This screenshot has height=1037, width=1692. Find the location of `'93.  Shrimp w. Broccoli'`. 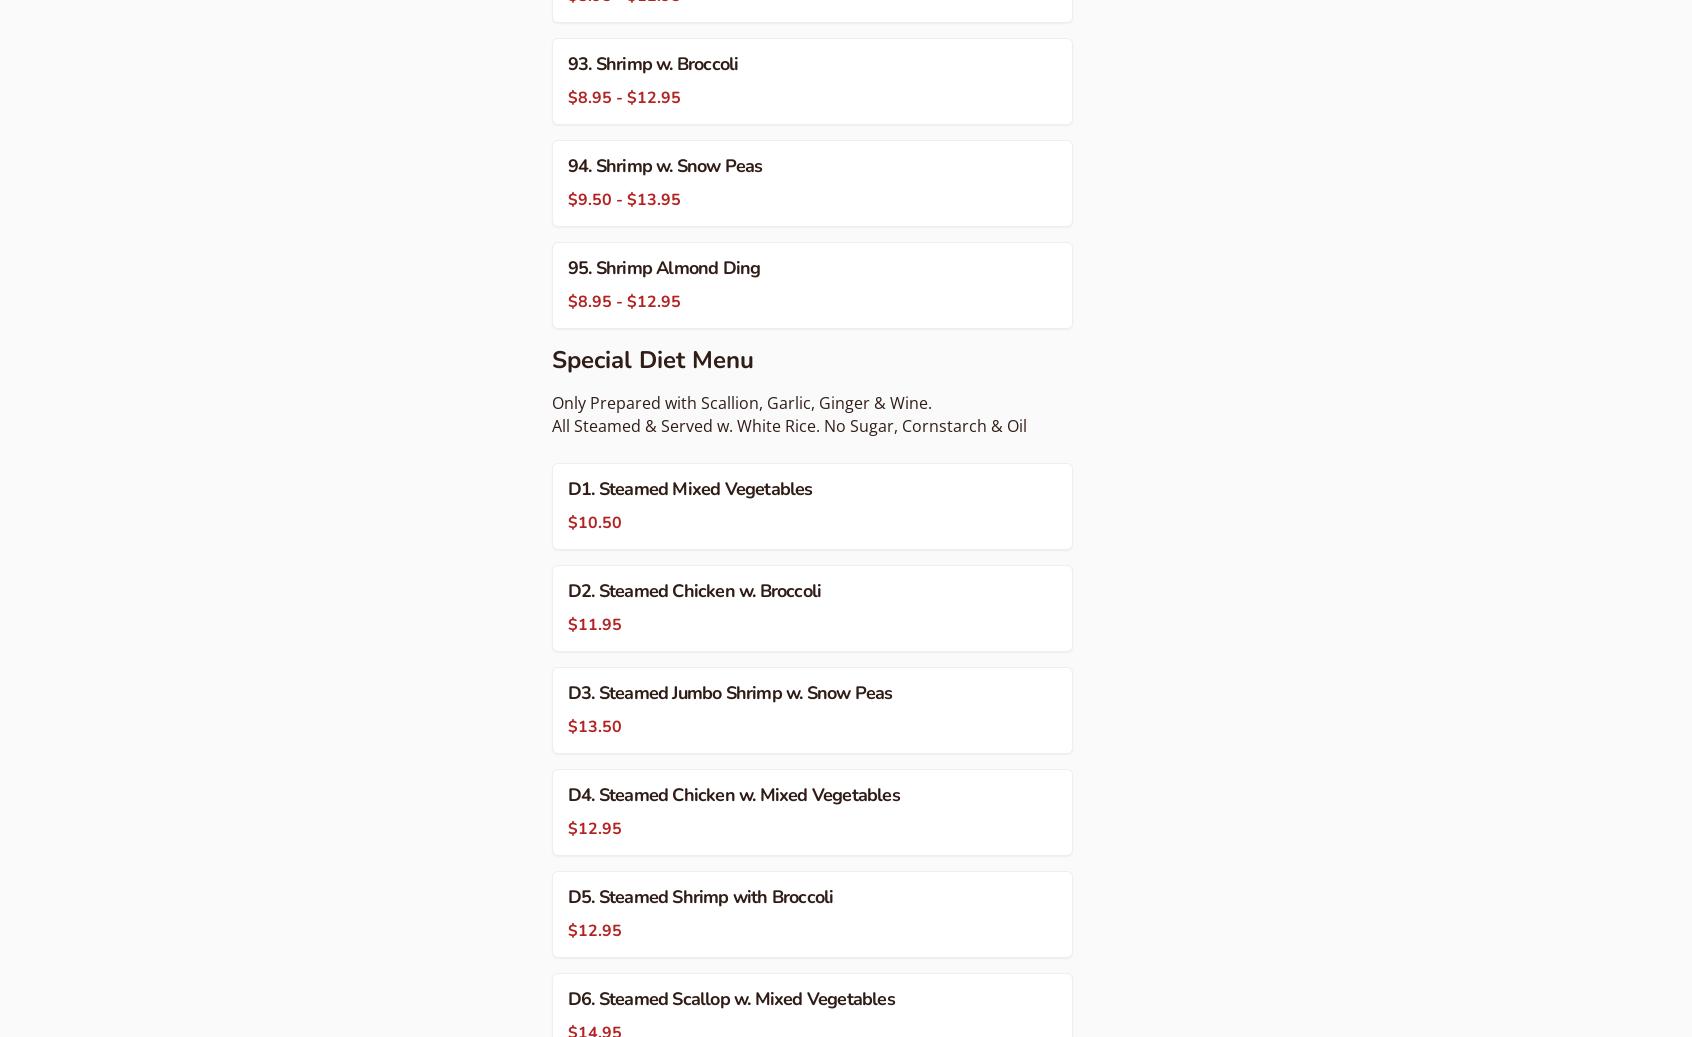

'93.  Shrimp w. Broccoli' is located at coordinates (652, 62).